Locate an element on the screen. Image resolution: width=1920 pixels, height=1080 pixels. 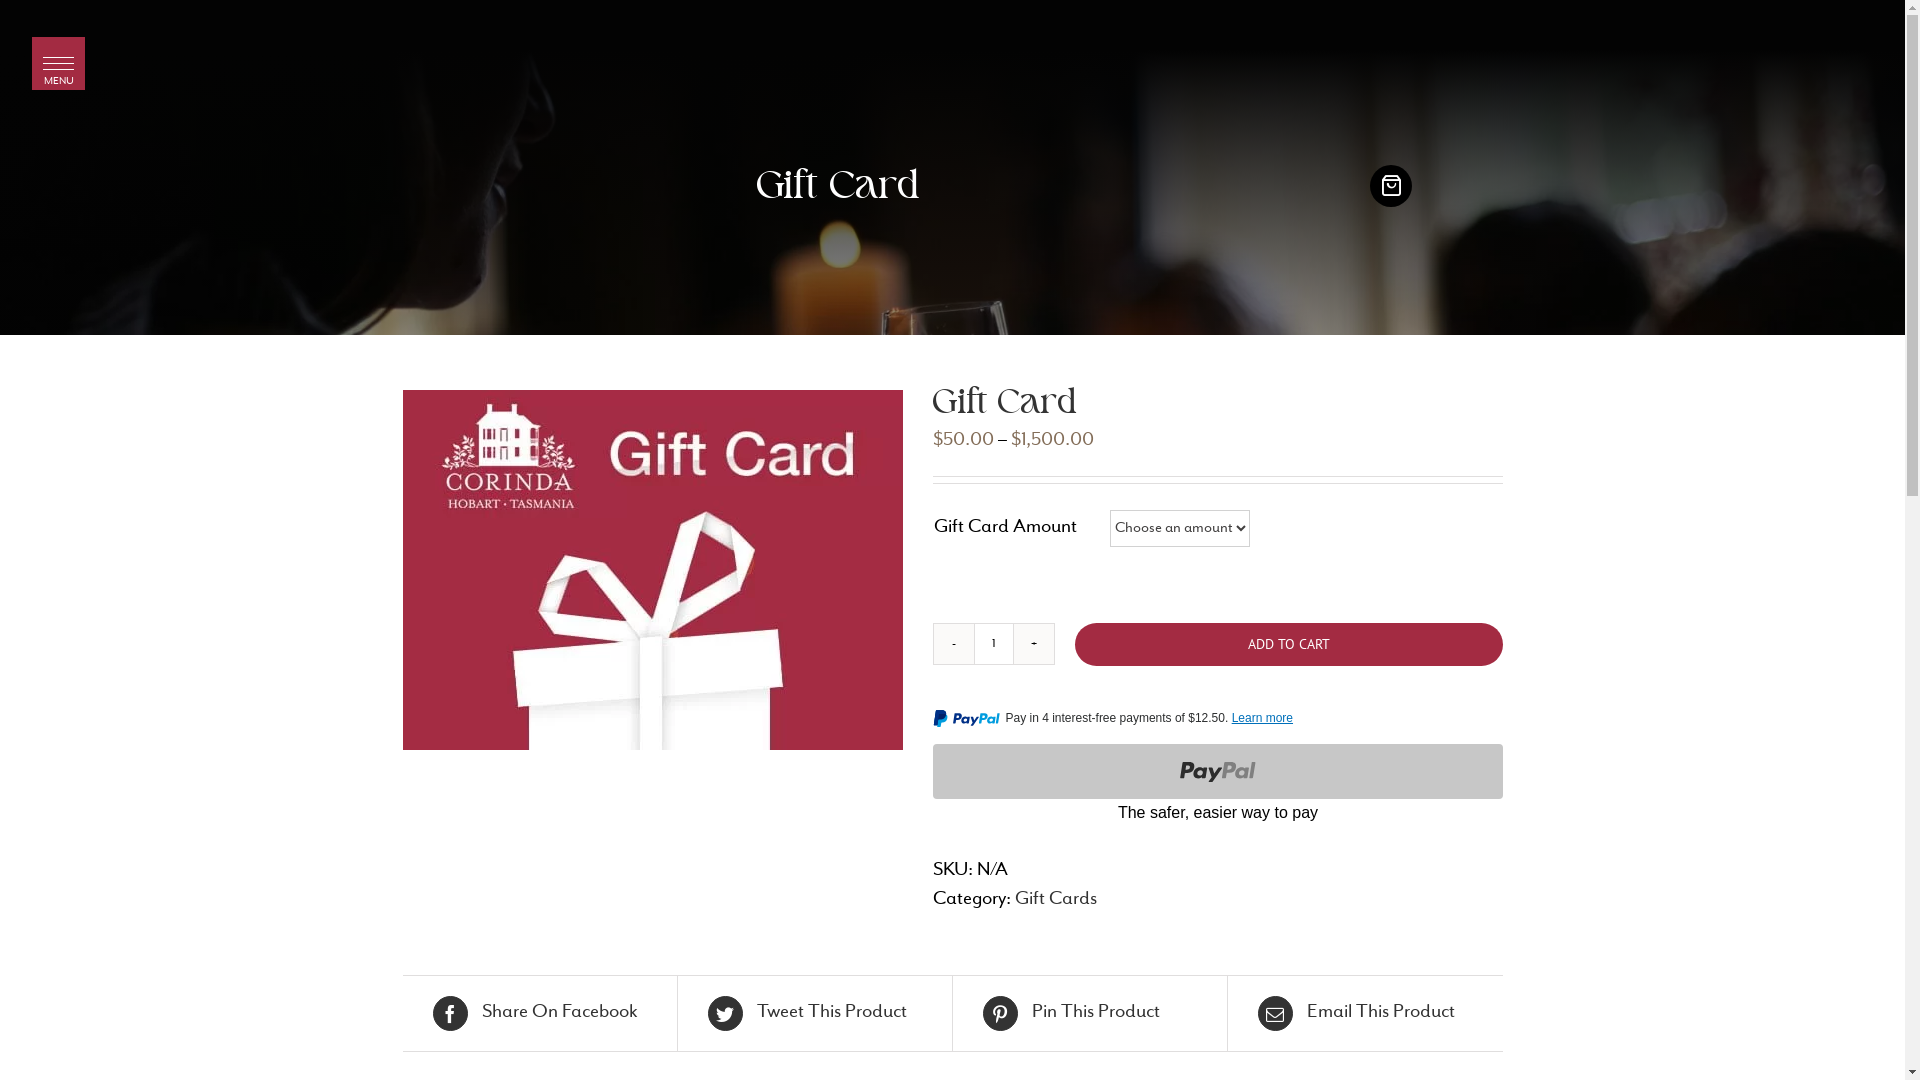
'Share On Facebook' is located at coordinates (538, 1013).